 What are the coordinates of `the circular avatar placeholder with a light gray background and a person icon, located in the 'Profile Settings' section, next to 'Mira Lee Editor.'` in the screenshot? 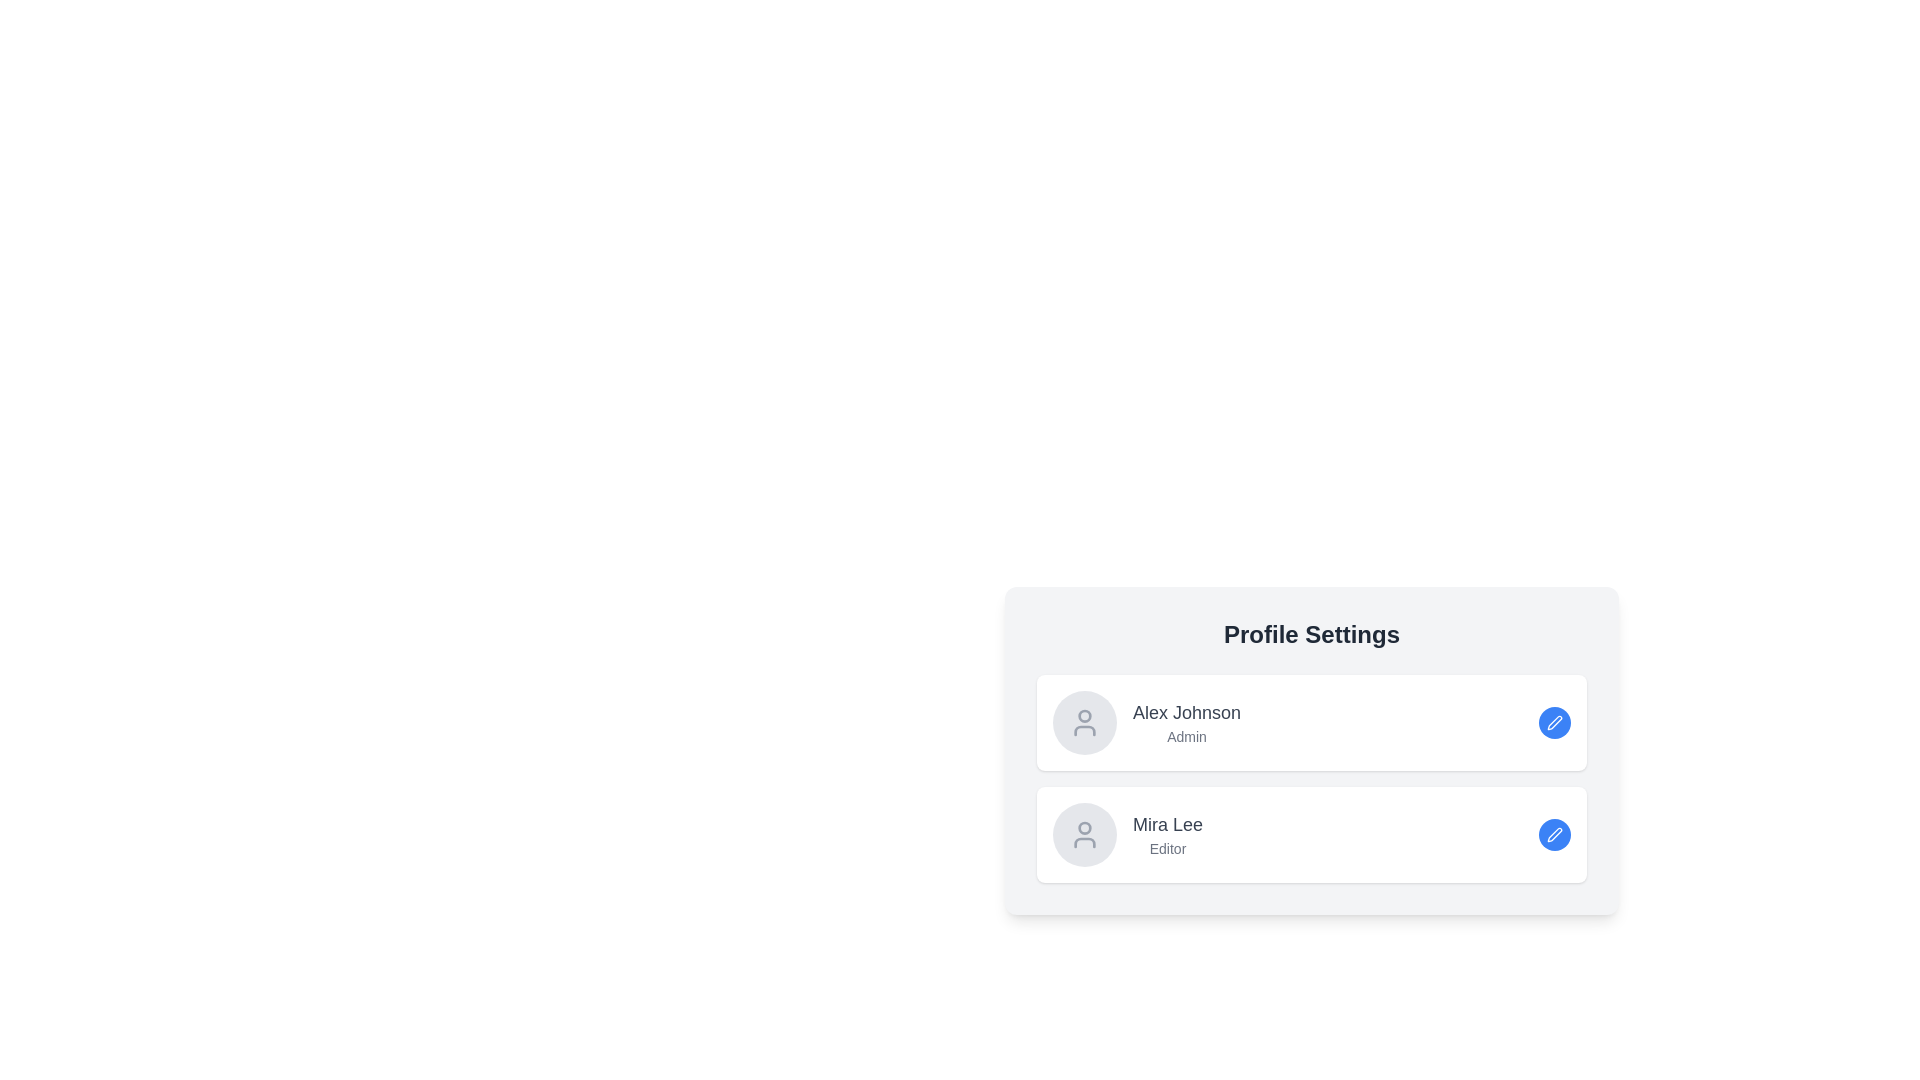 It's located at (1083, 834).